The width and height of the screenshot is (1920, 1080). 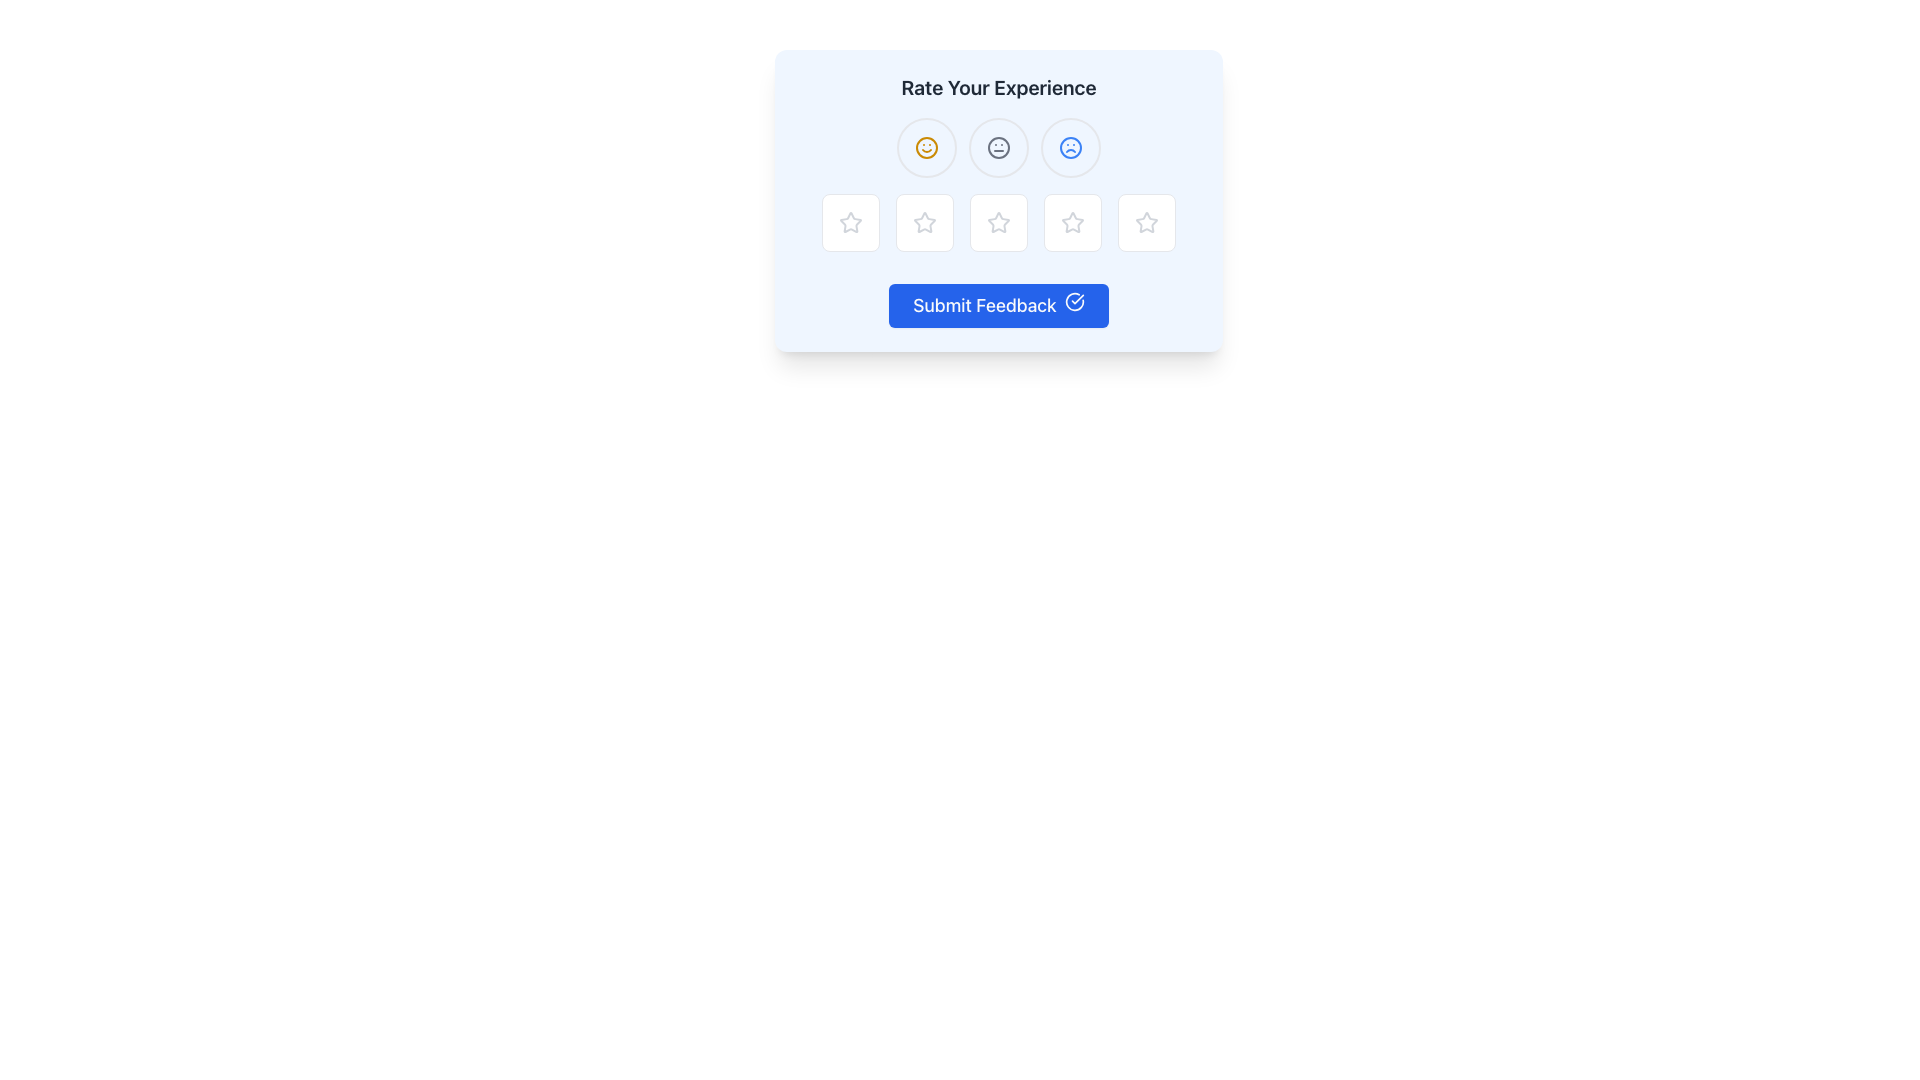 What do you see at coordinates (998, 146) in the screenshot?
I see `the second SVG icon representing a neutral face in the user feedback rating section` at bounding box center [998, 146].